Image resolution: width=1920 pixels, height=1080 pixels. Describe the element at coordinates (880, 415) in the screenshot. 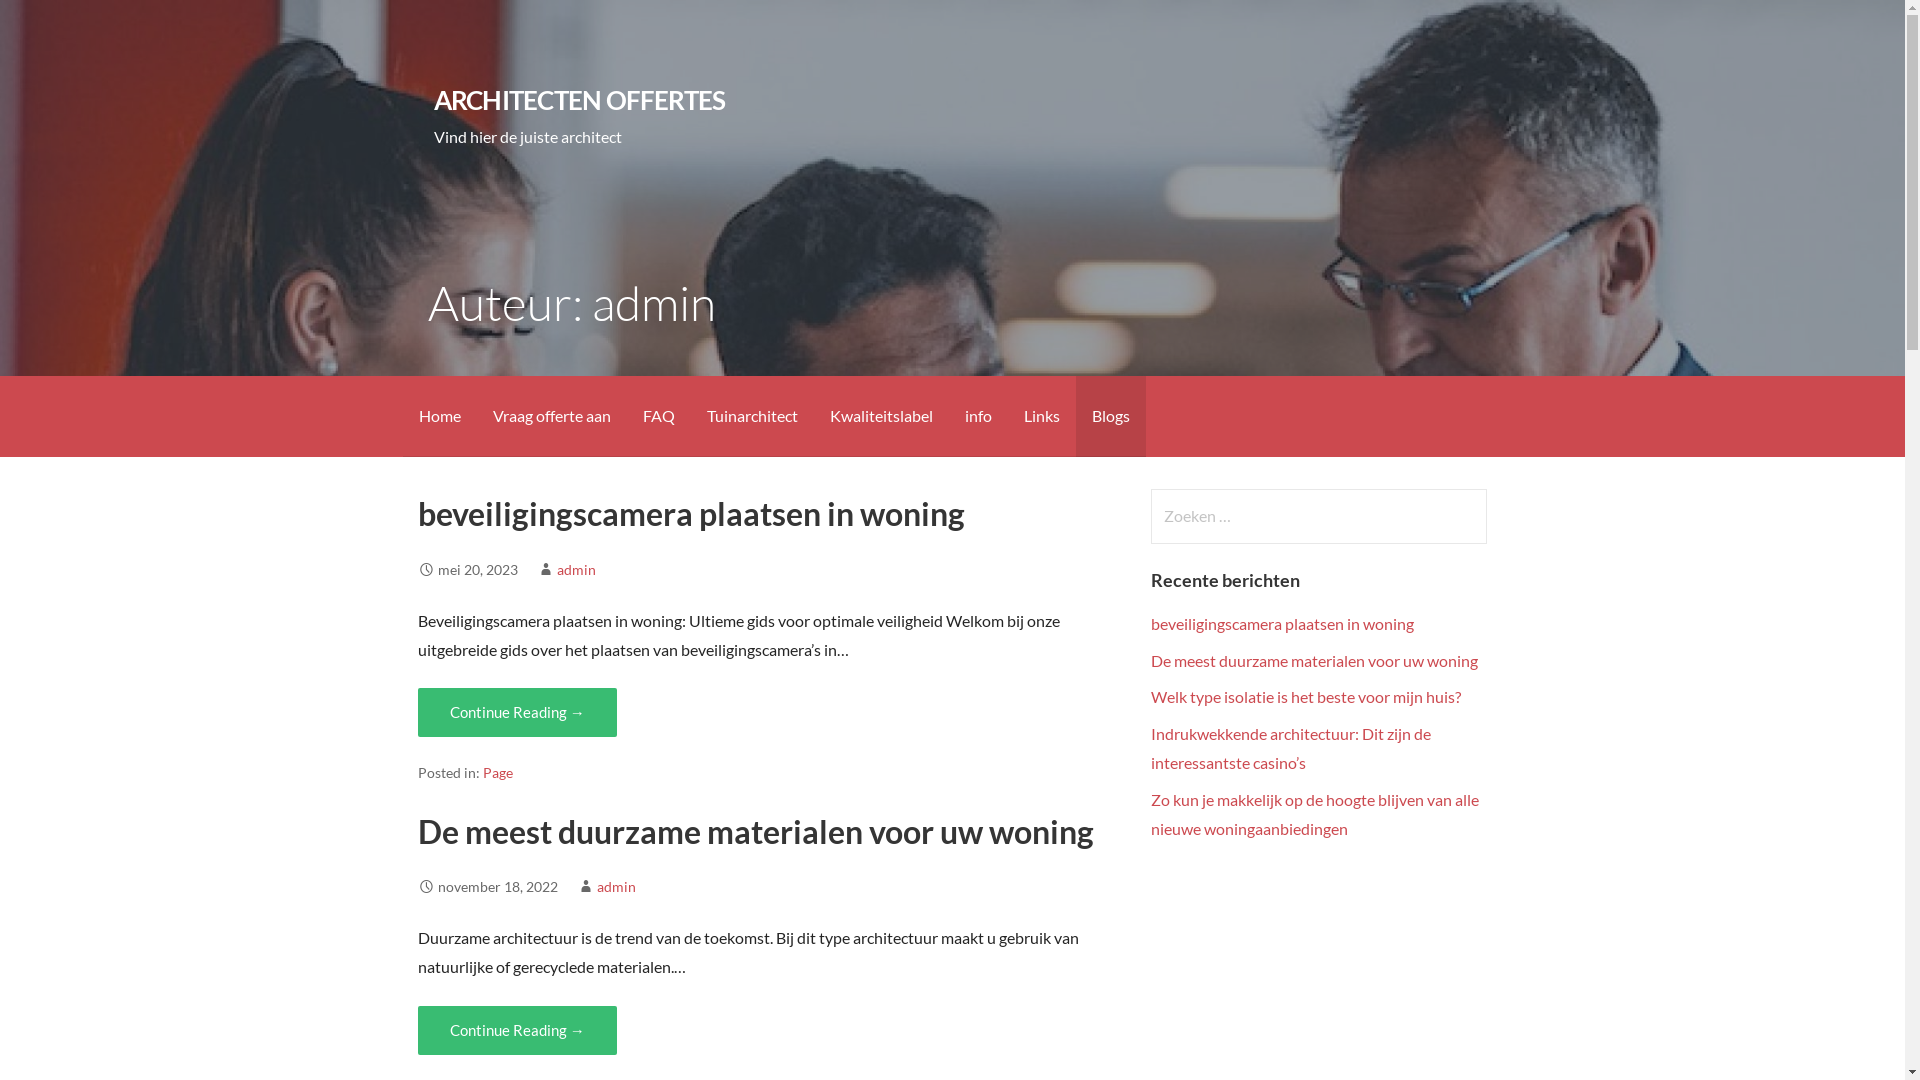

I see `'Kwaliteitslabel'` at that location.